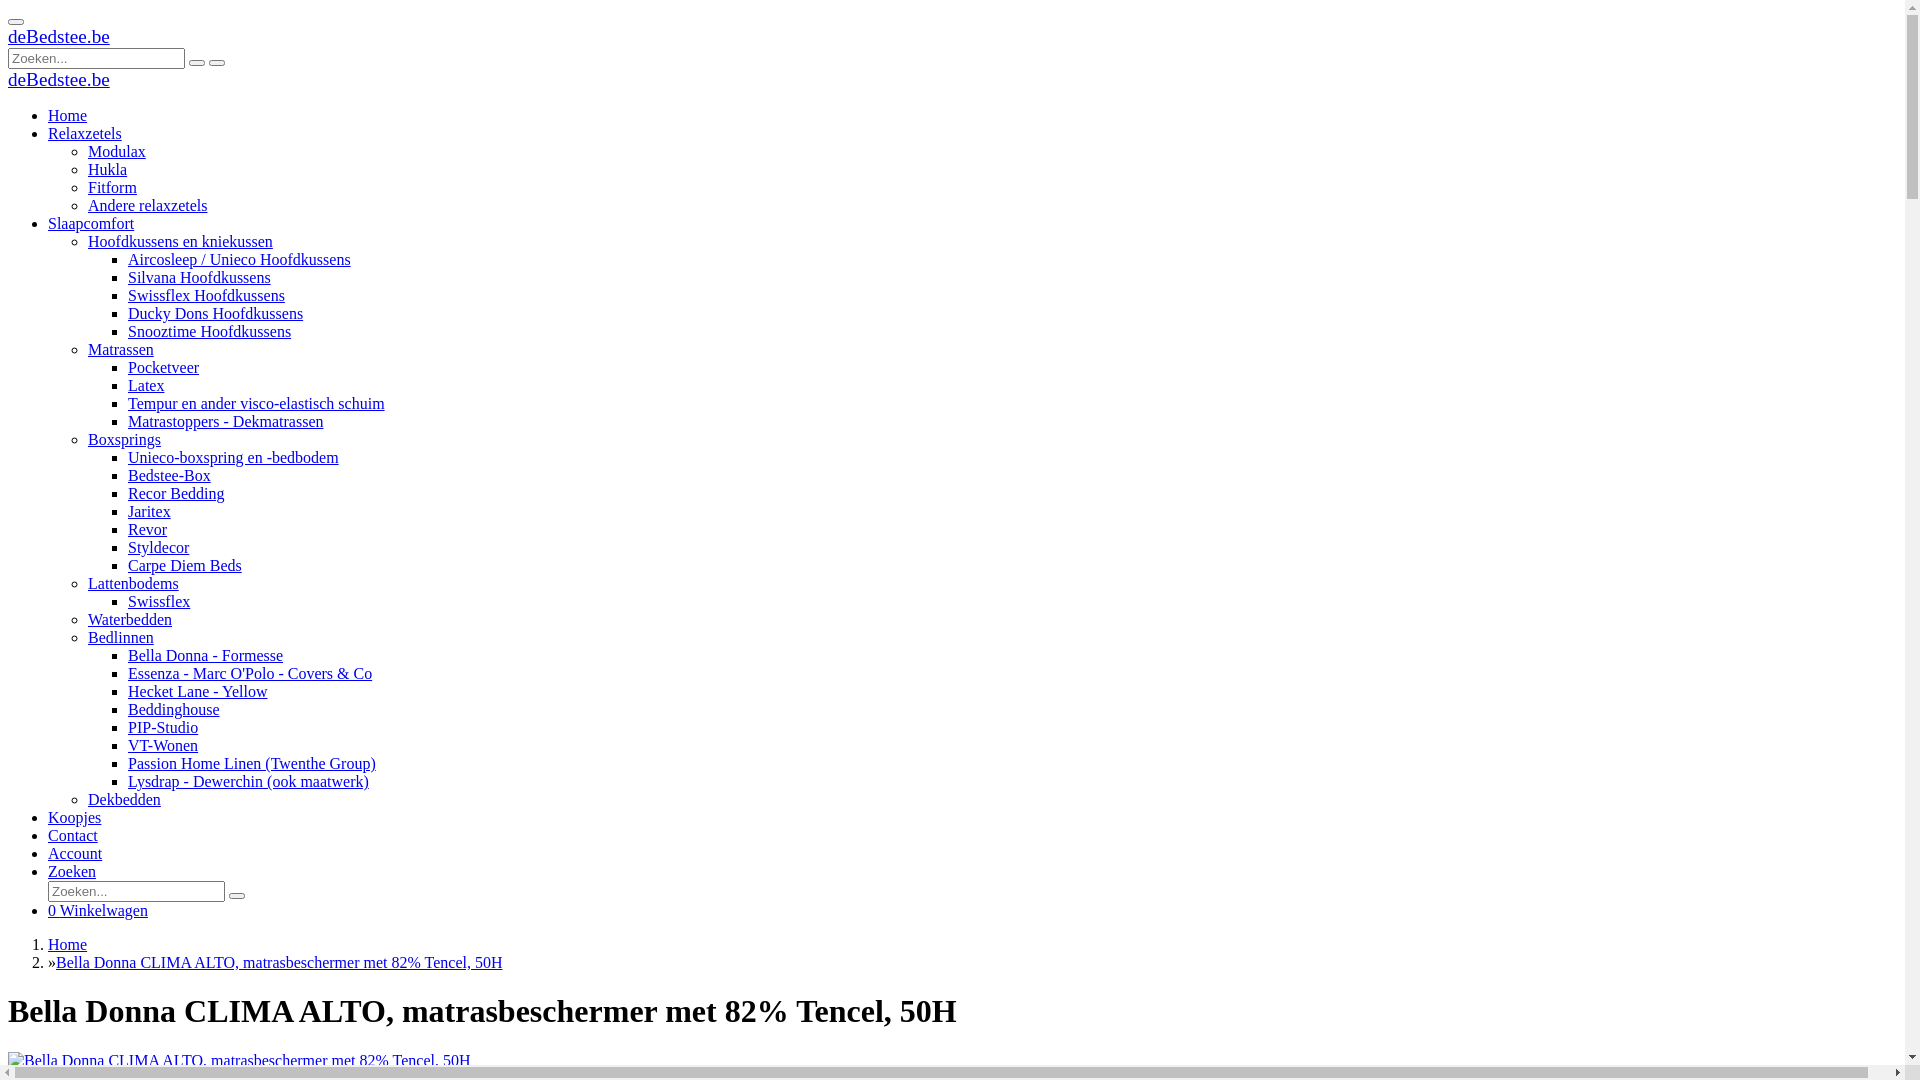  Describe the element at coordinates (119, 348) in the screenshot. I see `'Matrassen'` at that location.